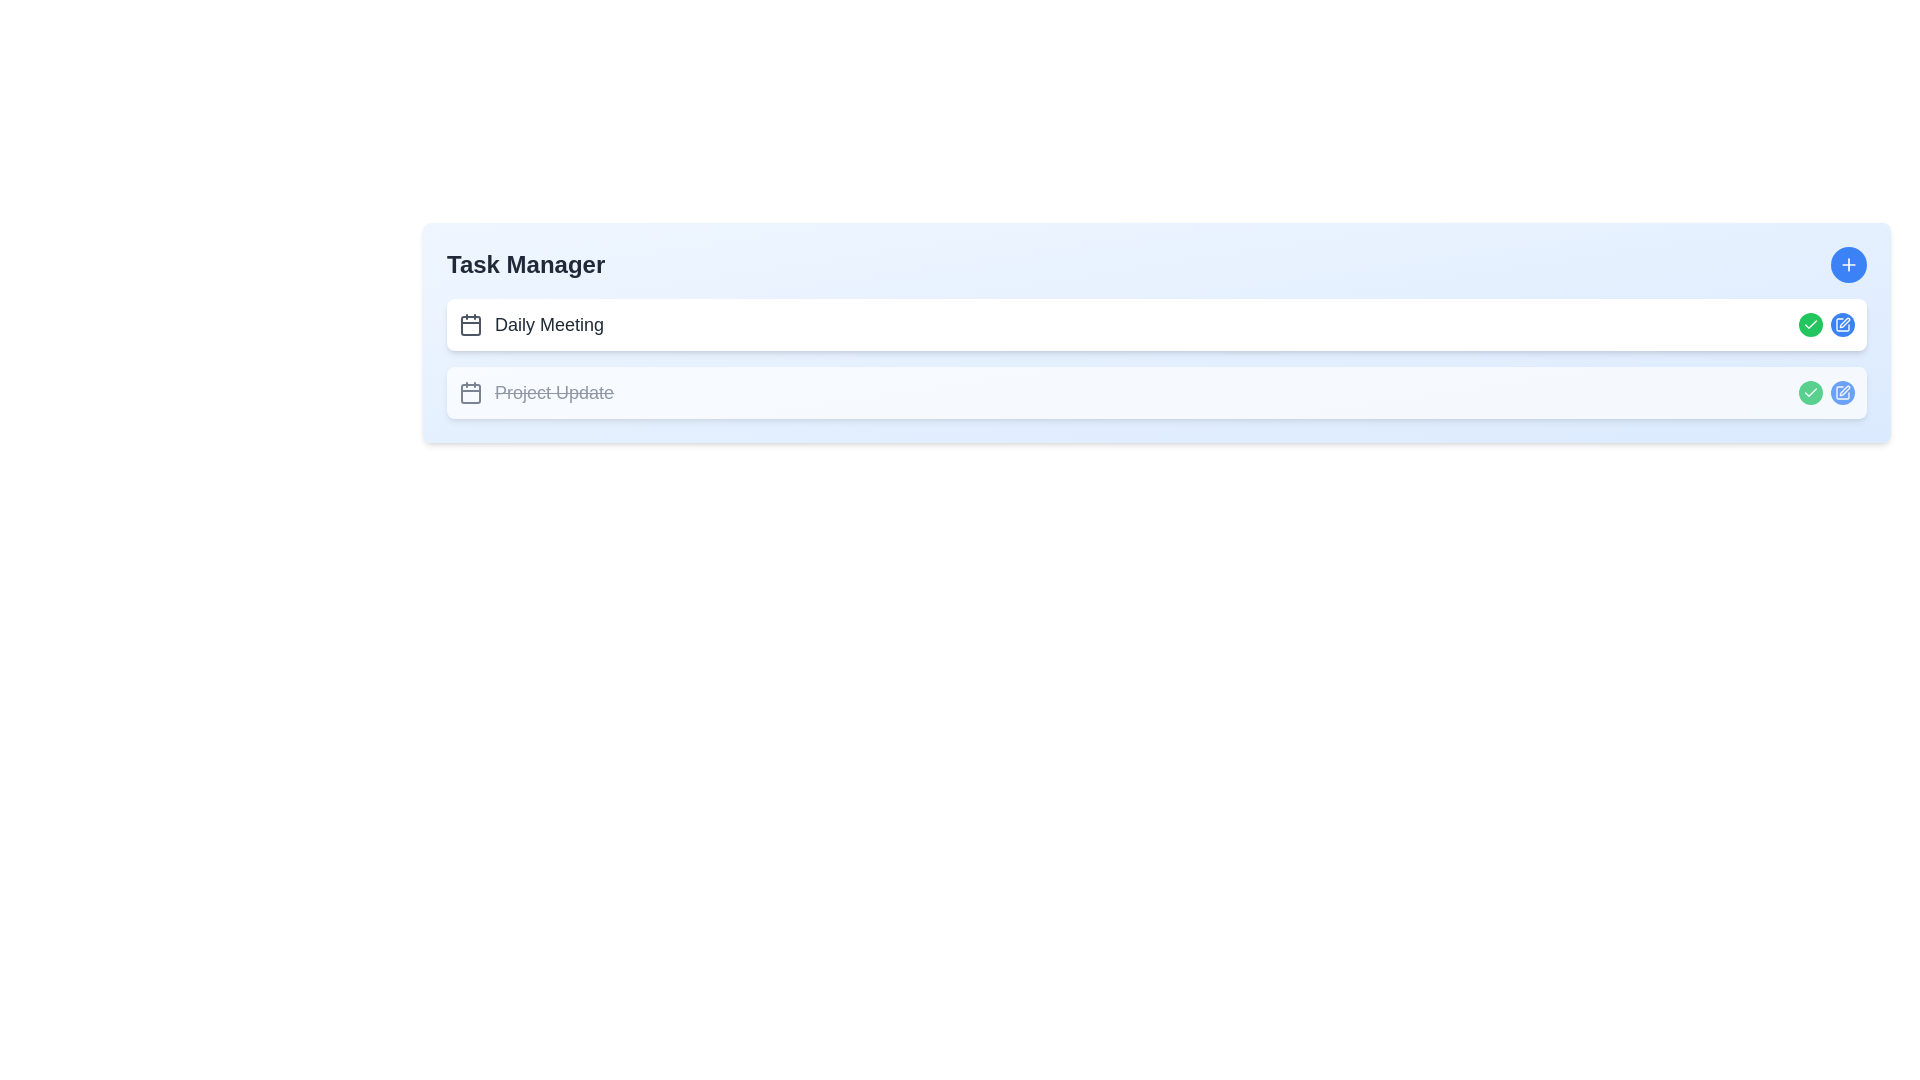 The width and height of the screenshot is (1920, 1080). I want to click on the small square icon featuring a pen symbol in a blue-themed circular button background, located next to the 'Daily Meeting' task, so click(1842, 323).